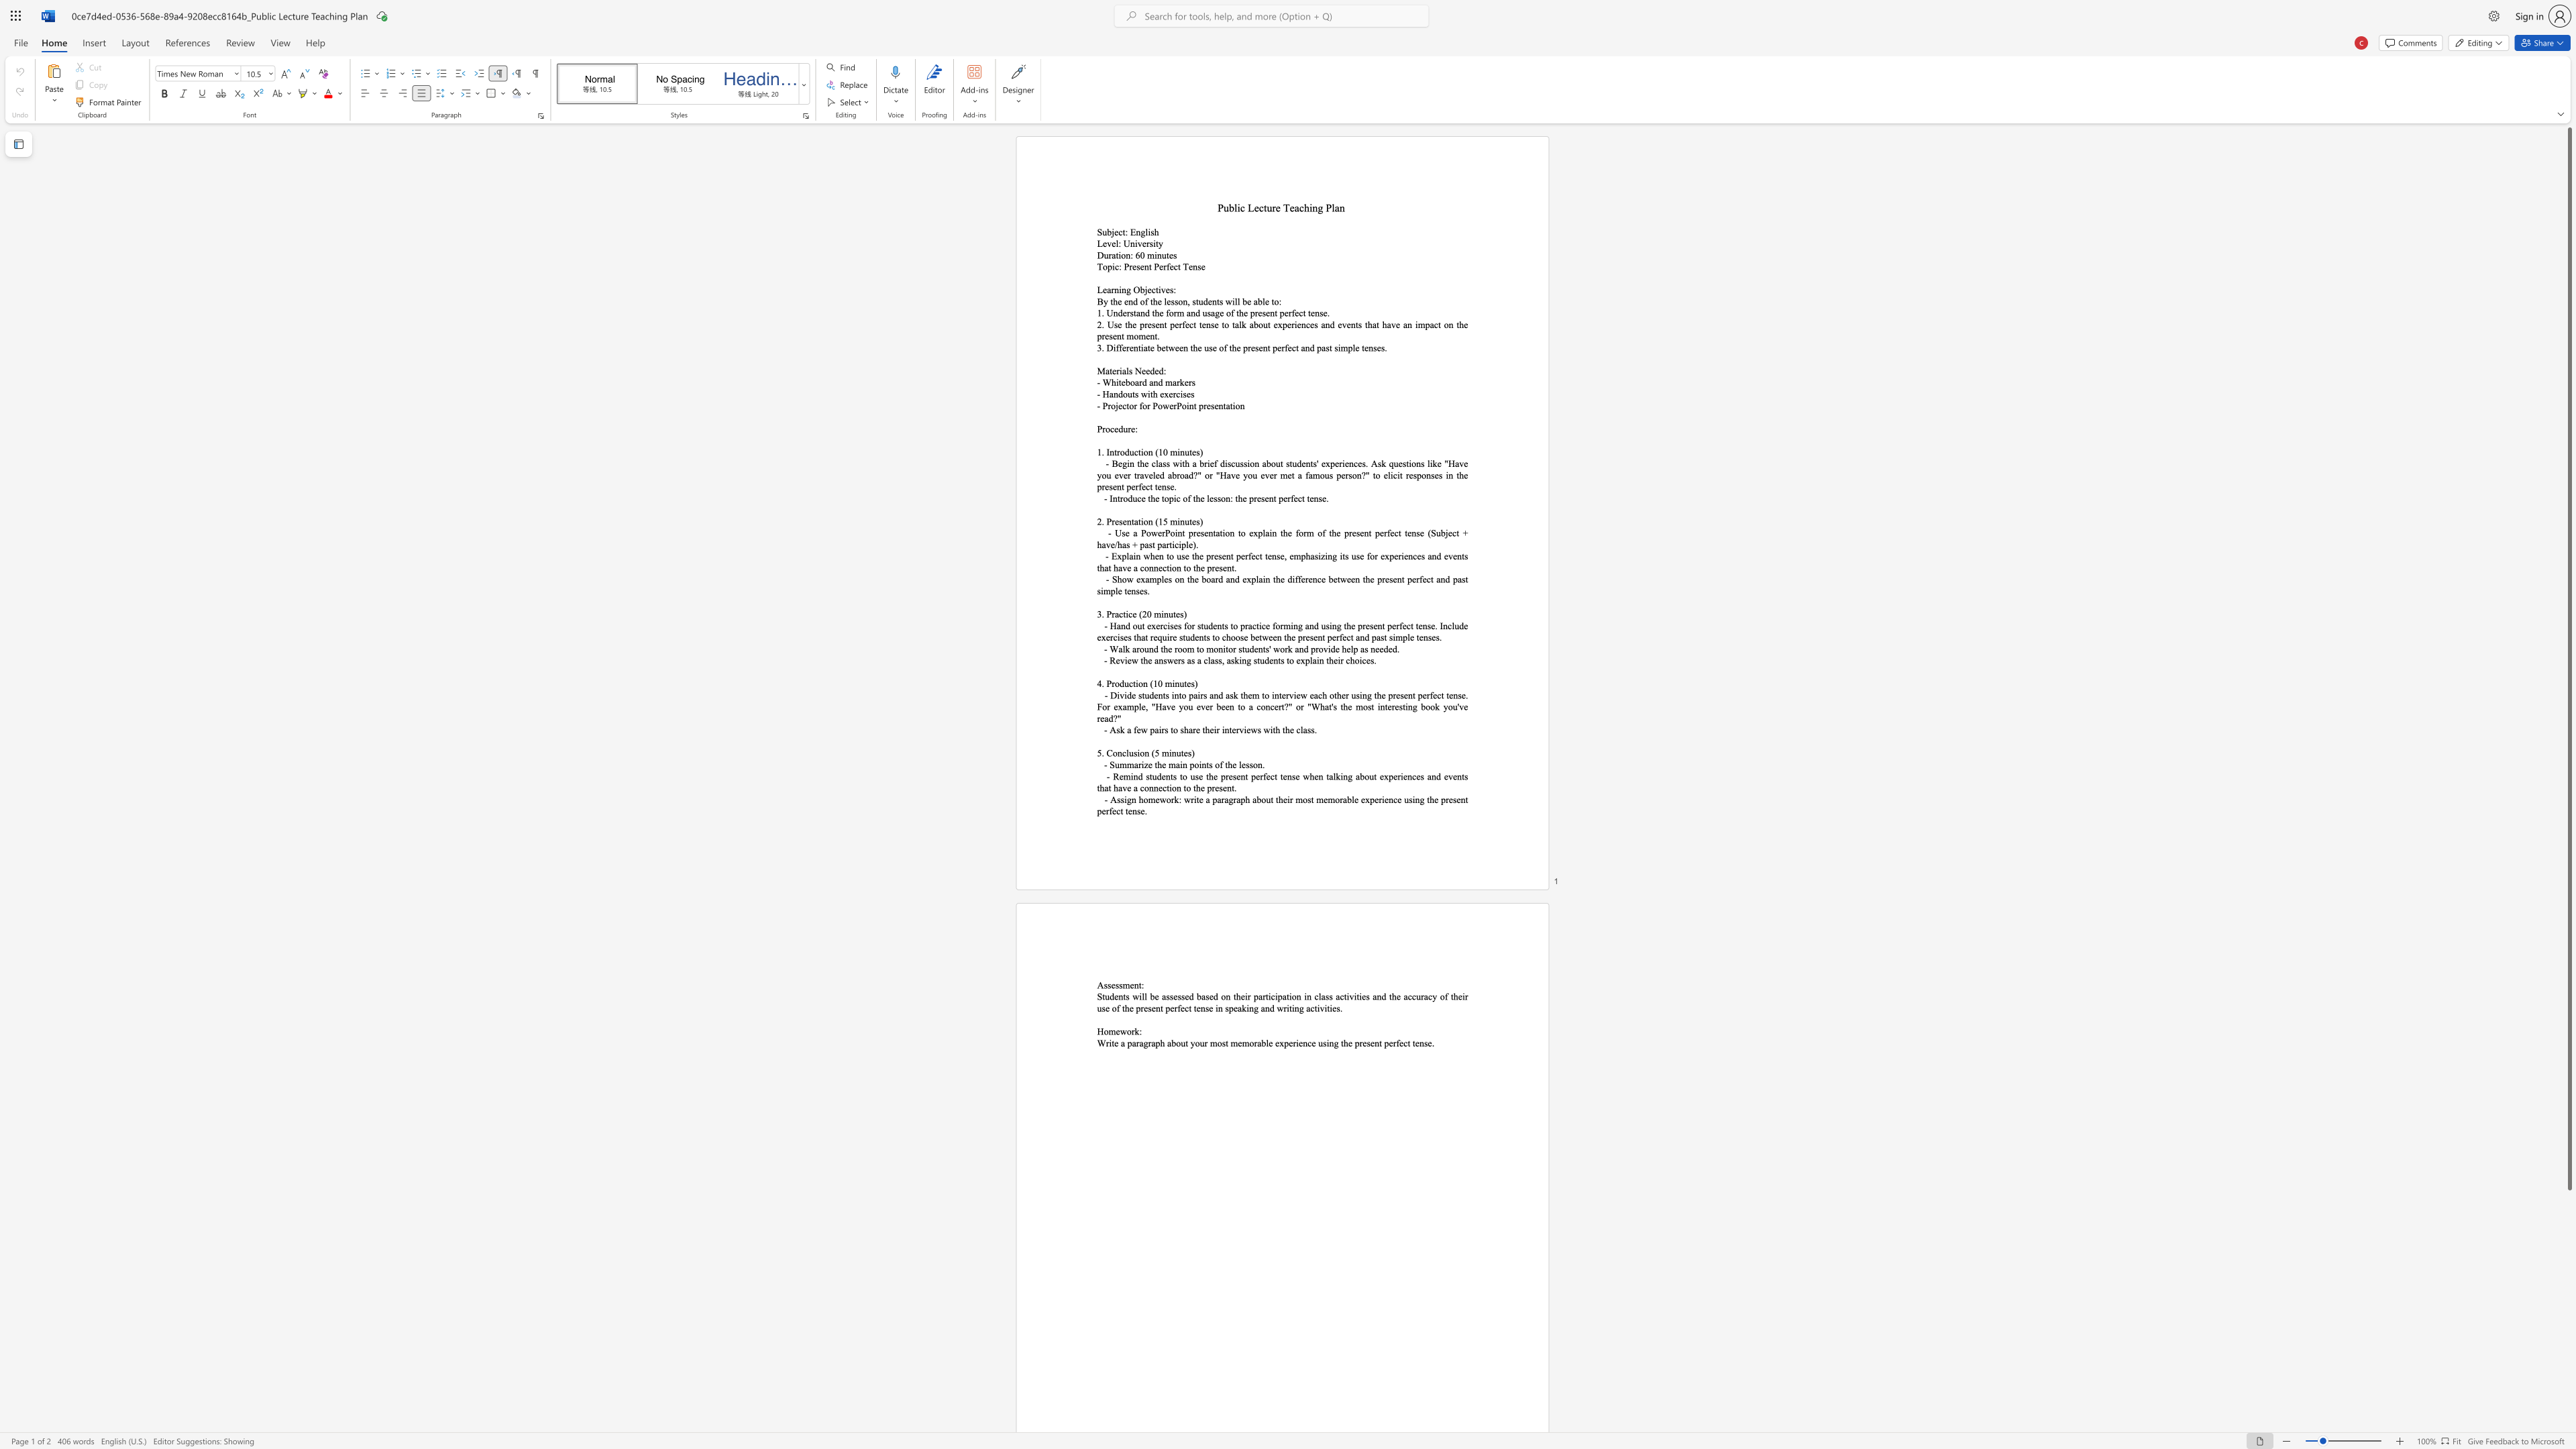  I want to click on the 1th character "e" in the text, so click(1161, 394).